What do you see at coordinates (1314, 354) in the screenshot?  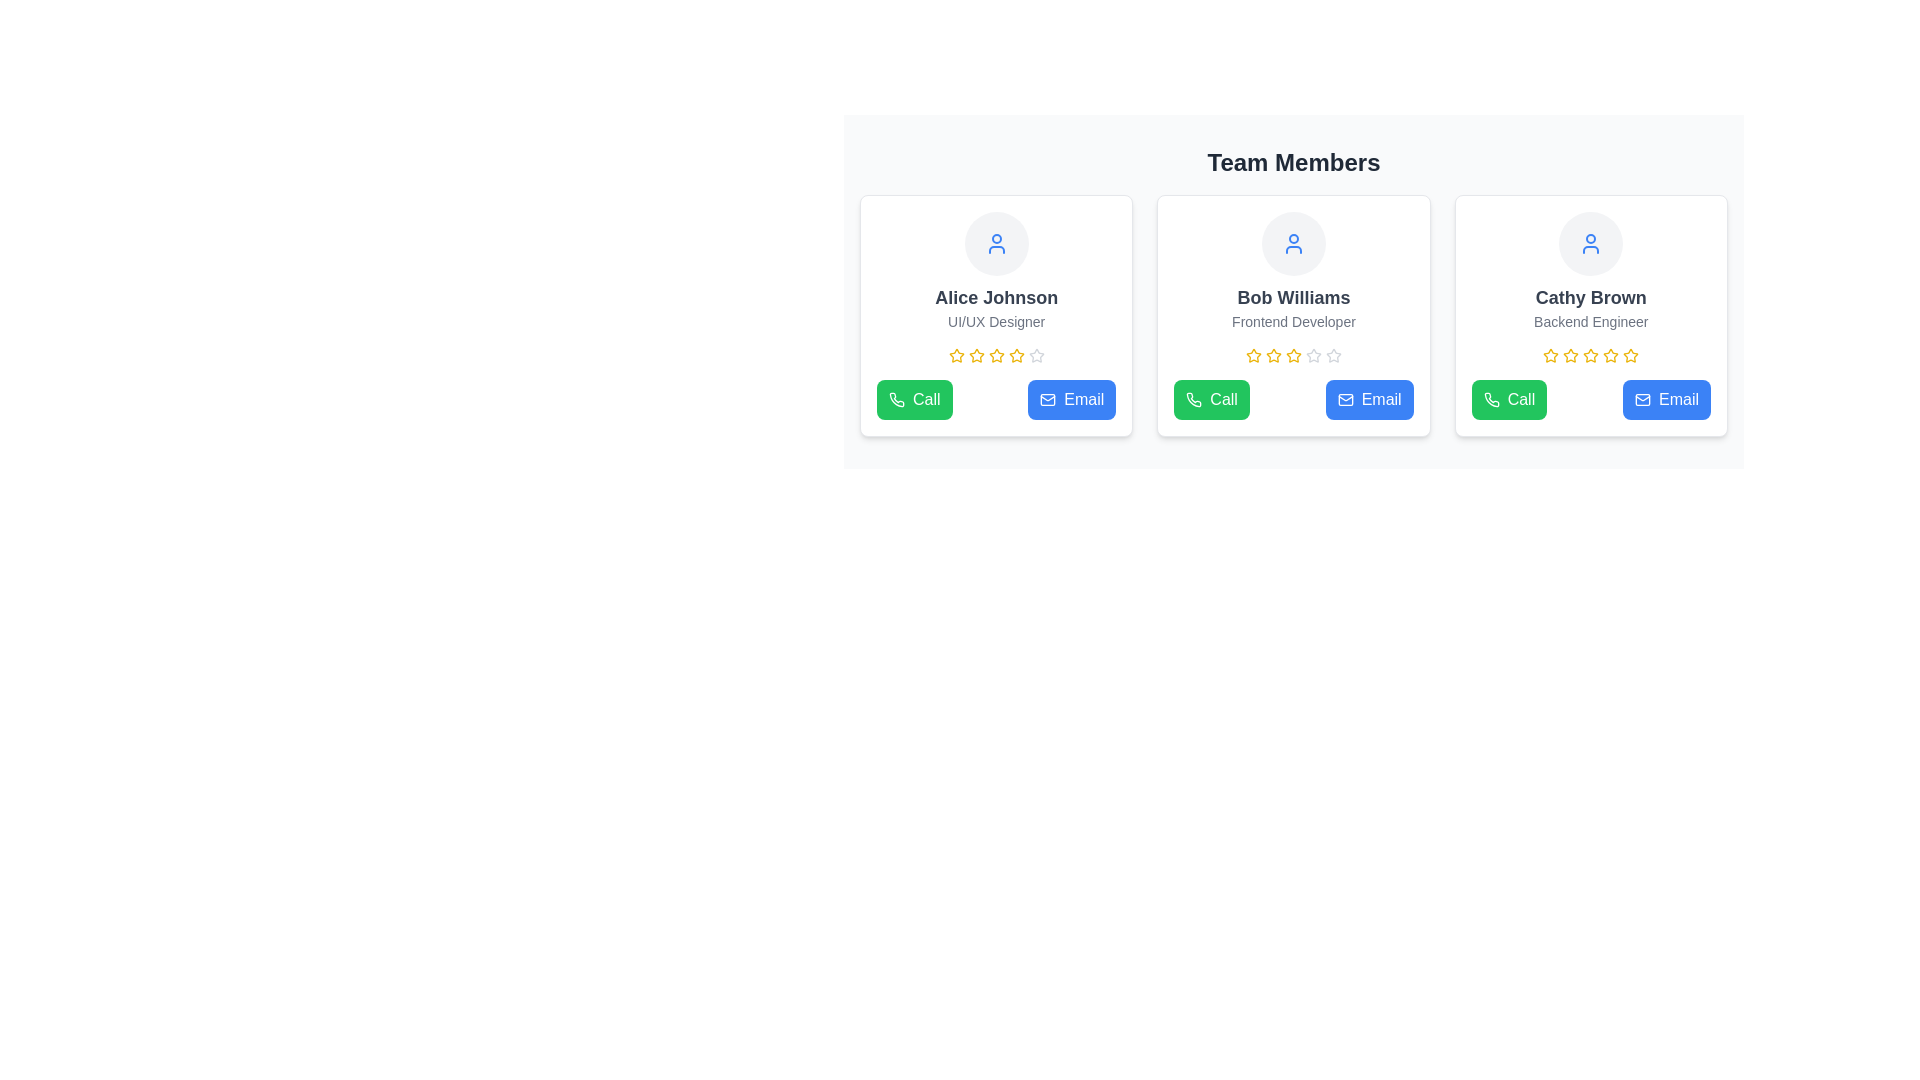 I see `the third star icon from the left in the horizontal row of star icons under the profile card for 'Bob Williams' to rate it` at bounding box center [1314, 354].